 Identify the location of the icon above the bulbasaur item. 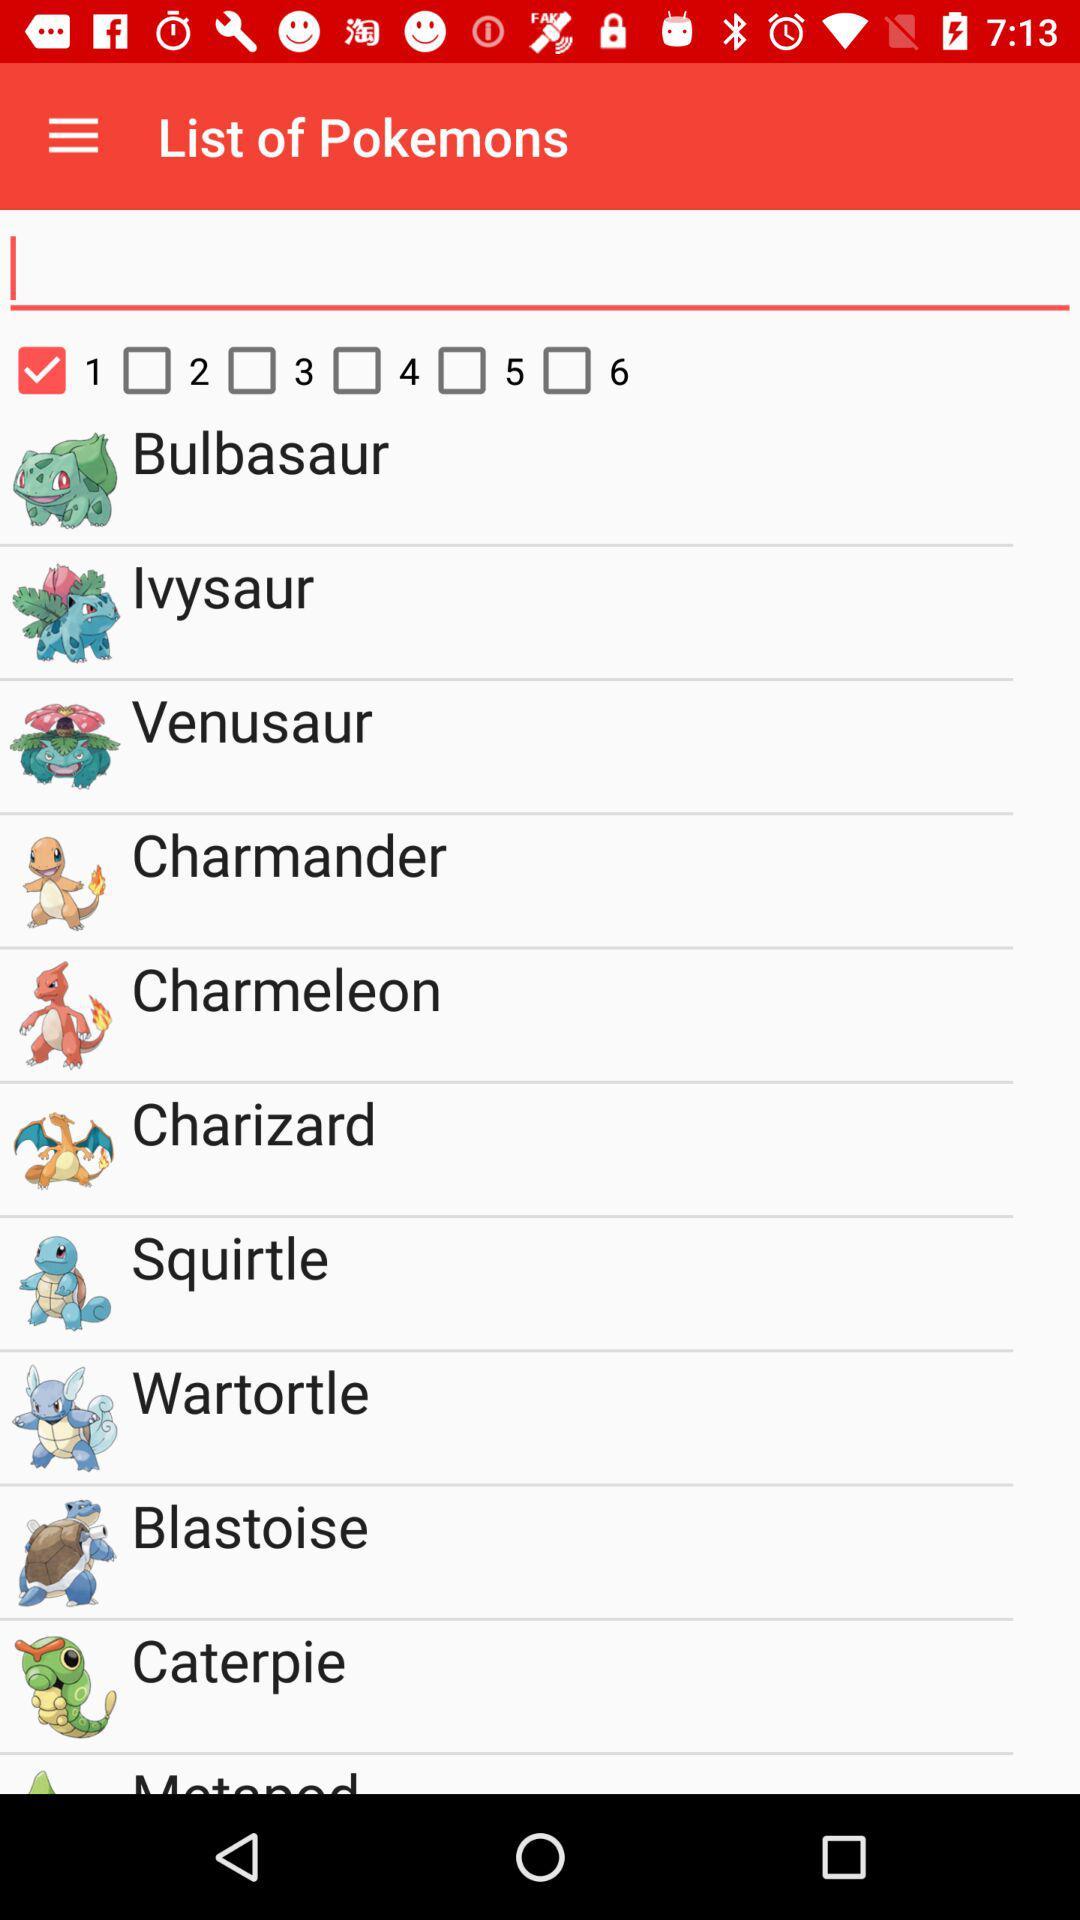
(577, 370).